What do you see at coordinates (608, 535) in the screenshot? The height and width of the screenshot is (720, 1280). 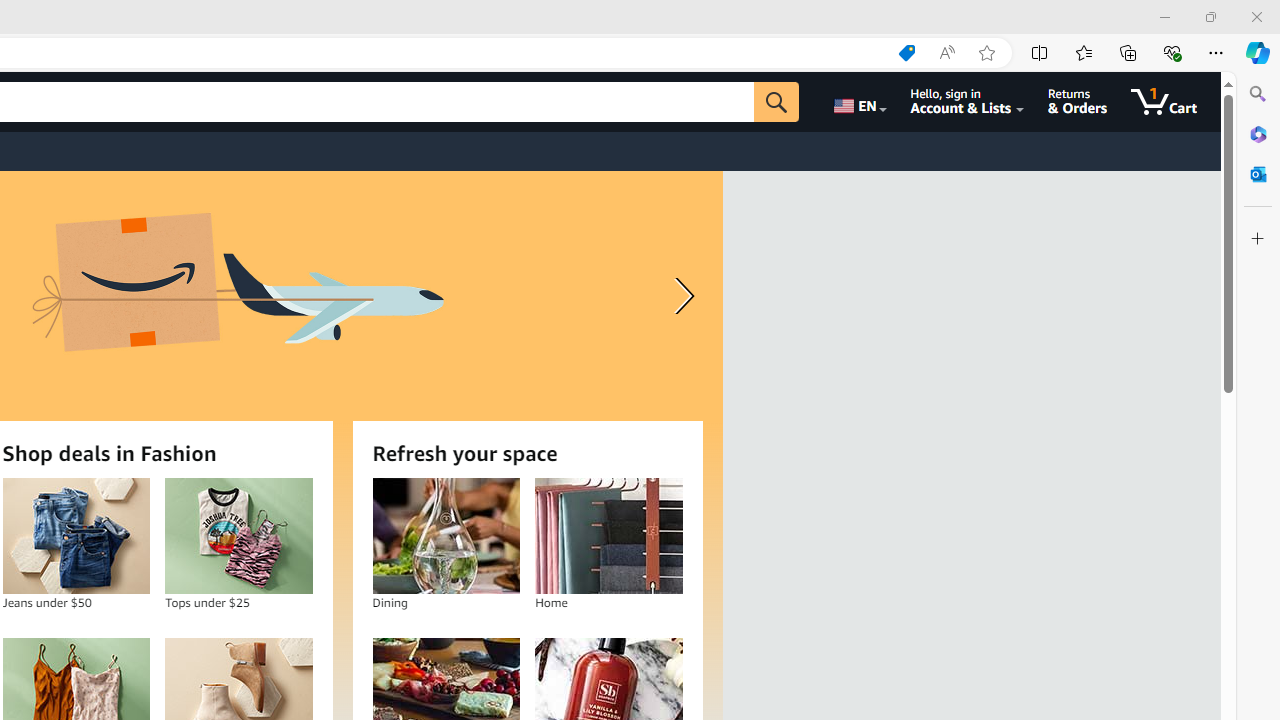 I see `'Home'` at bounding box center [608, 535].